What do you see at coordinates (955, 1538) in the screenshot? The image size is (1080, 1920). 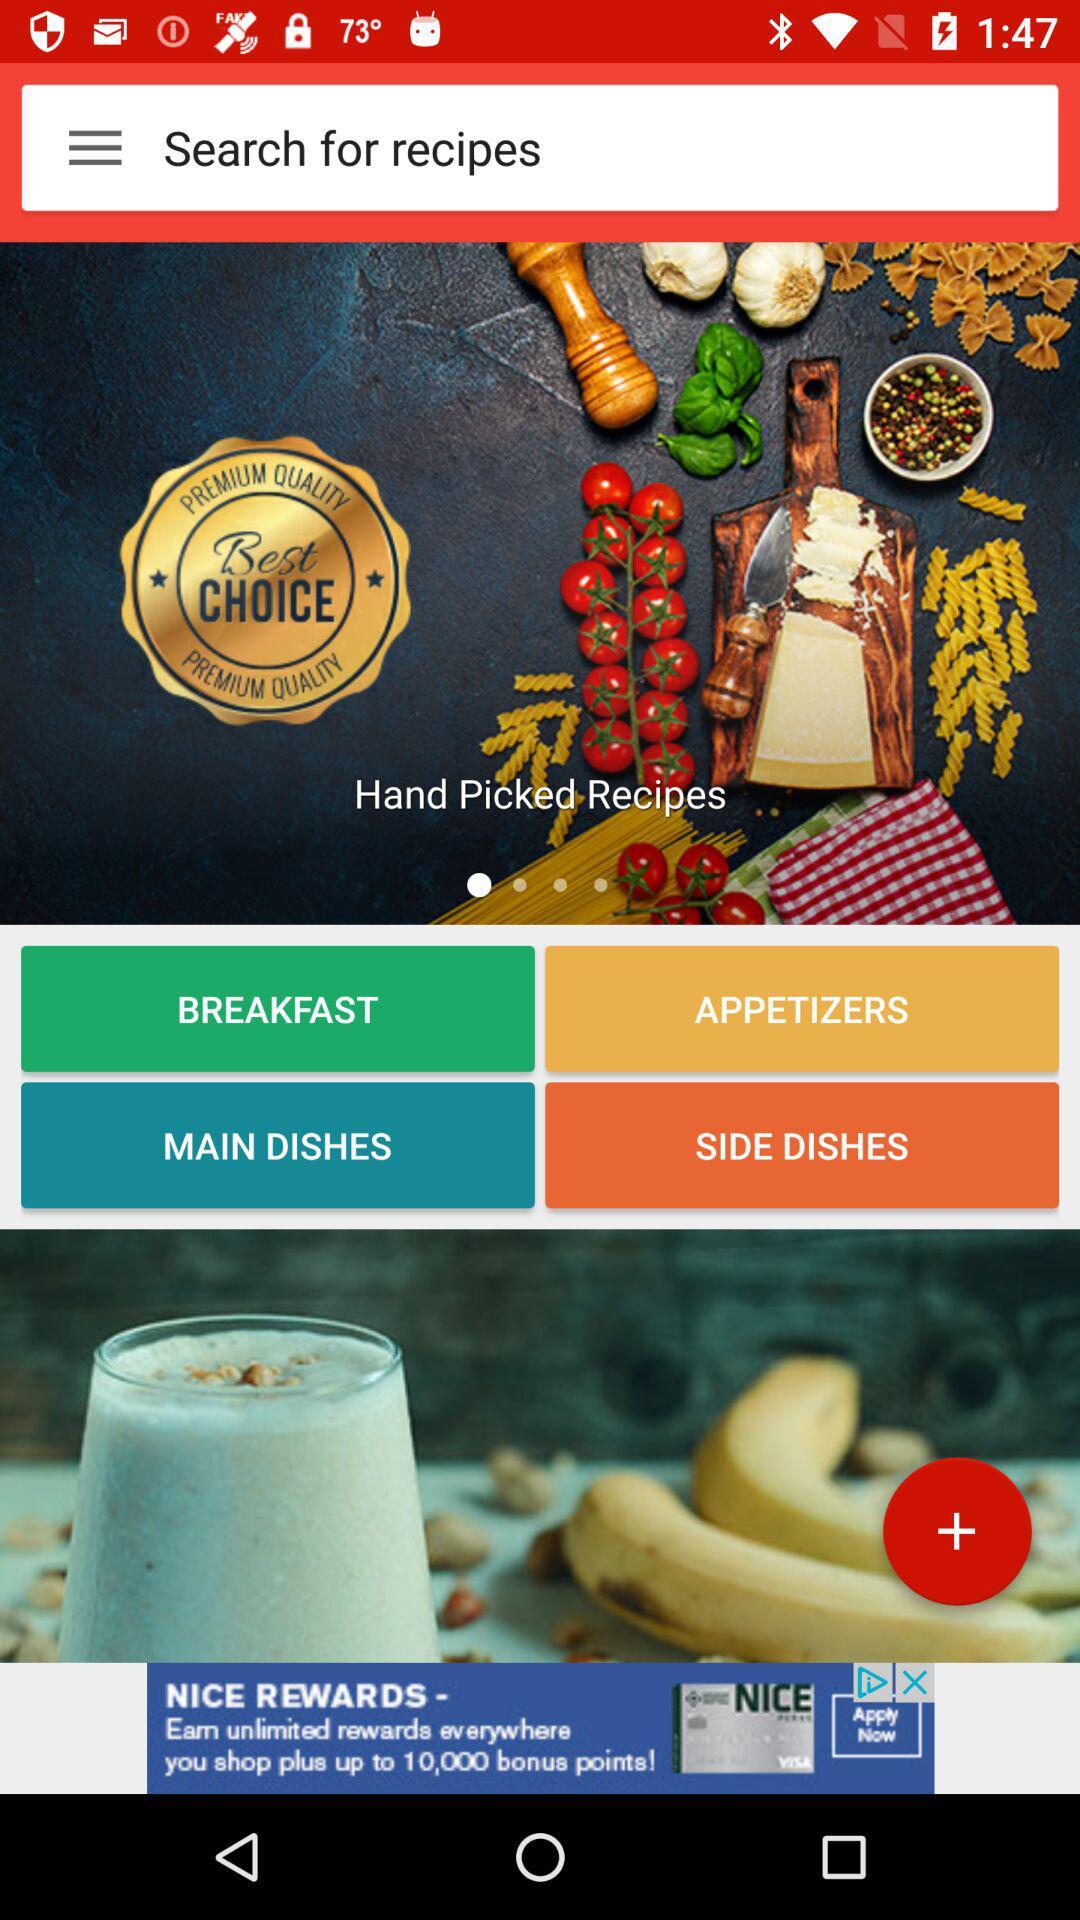 I see `the add icon` at bounding box center [955, 1538].